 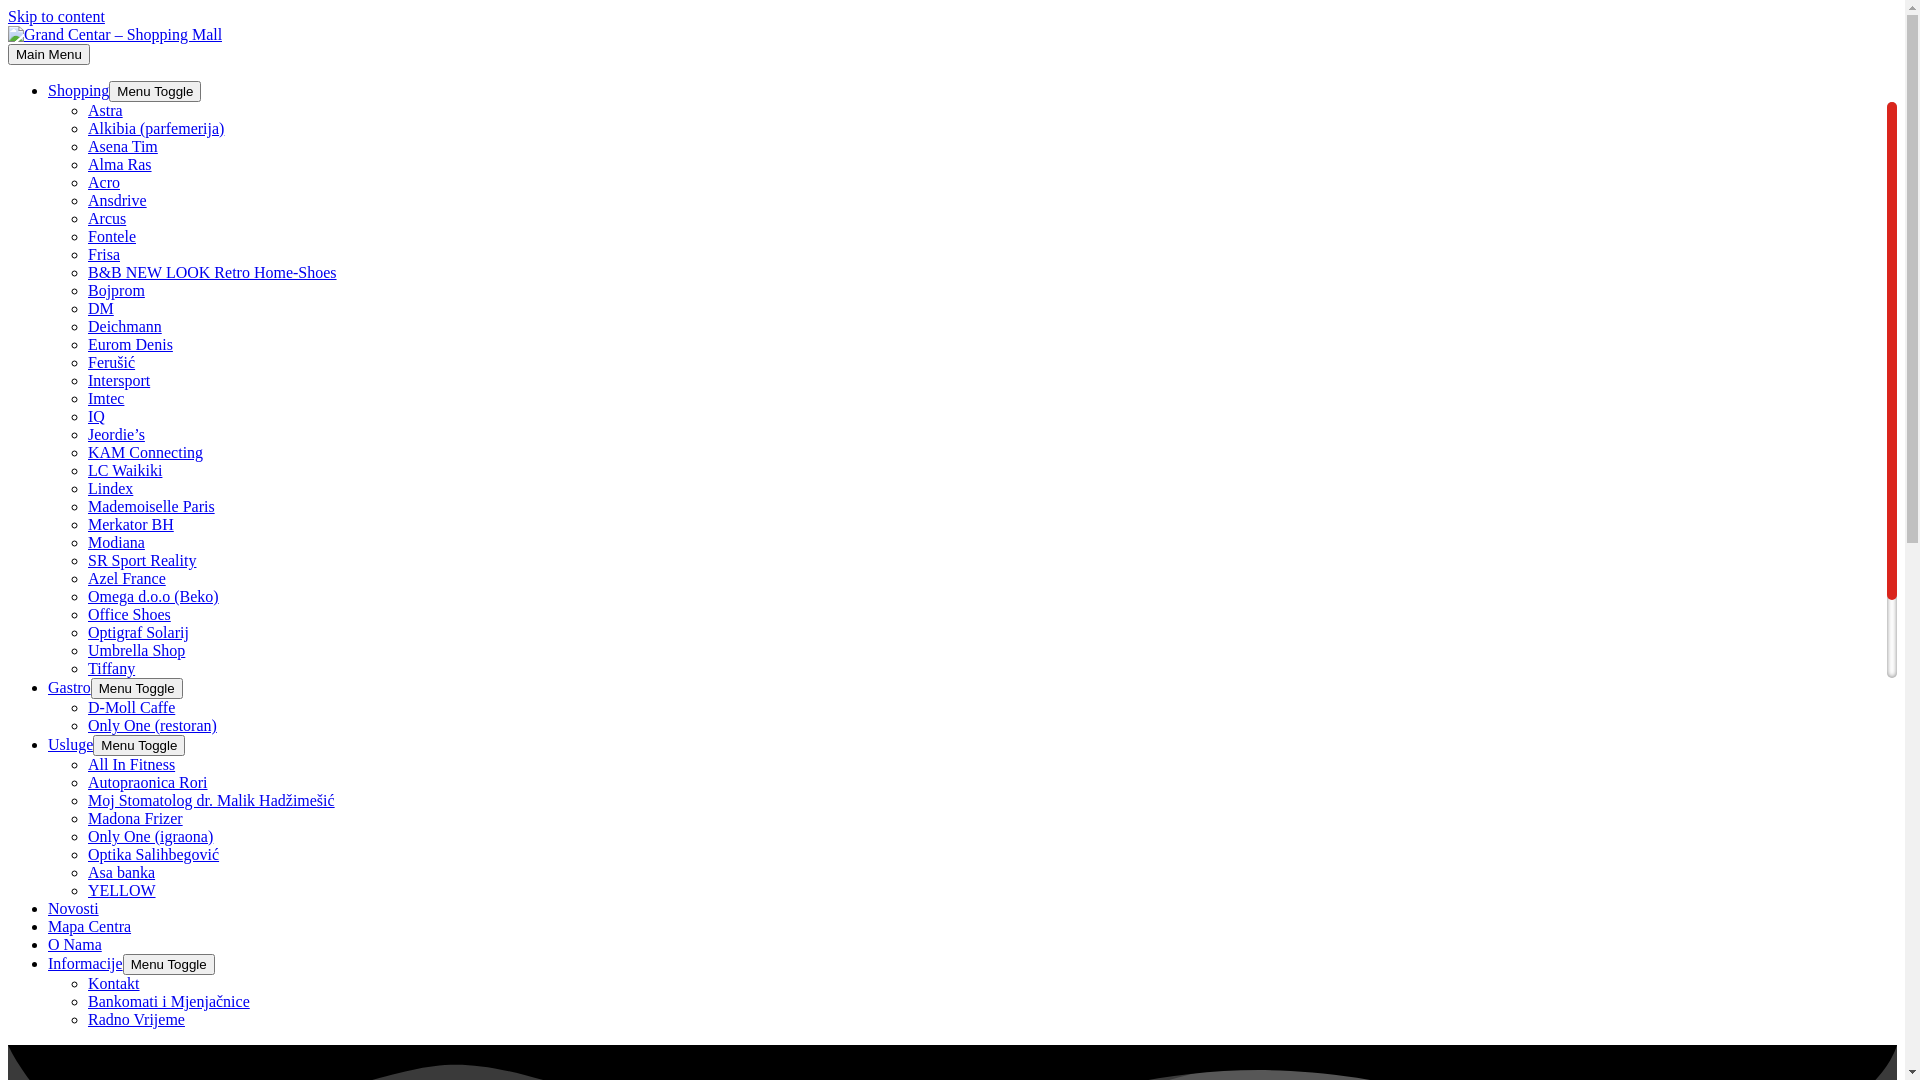 I want to click on 'SR Sport Reality', so click(x=86, y=560).